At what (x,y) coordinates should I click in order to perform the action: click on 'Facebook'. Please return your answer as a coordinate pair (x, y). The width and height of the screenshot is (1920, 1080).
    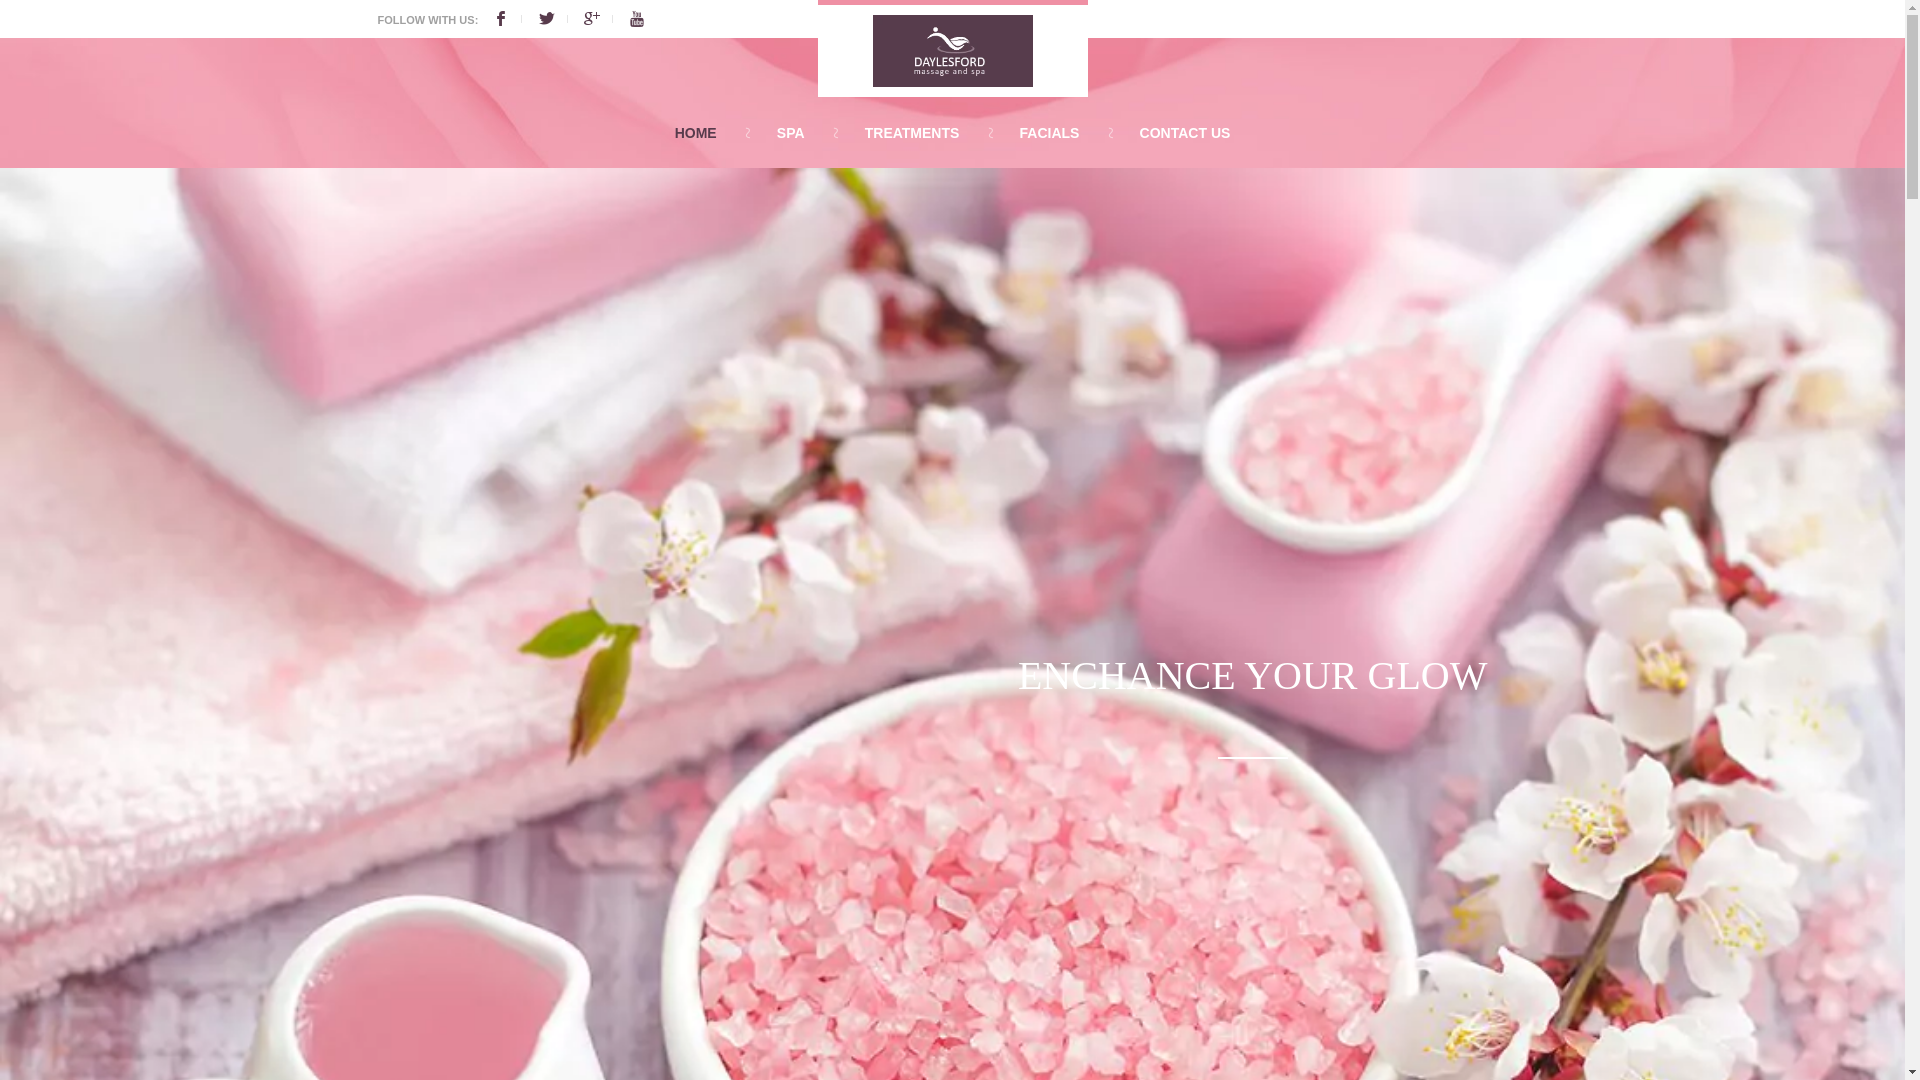
    Looking at the image, I should click on (513, 19).